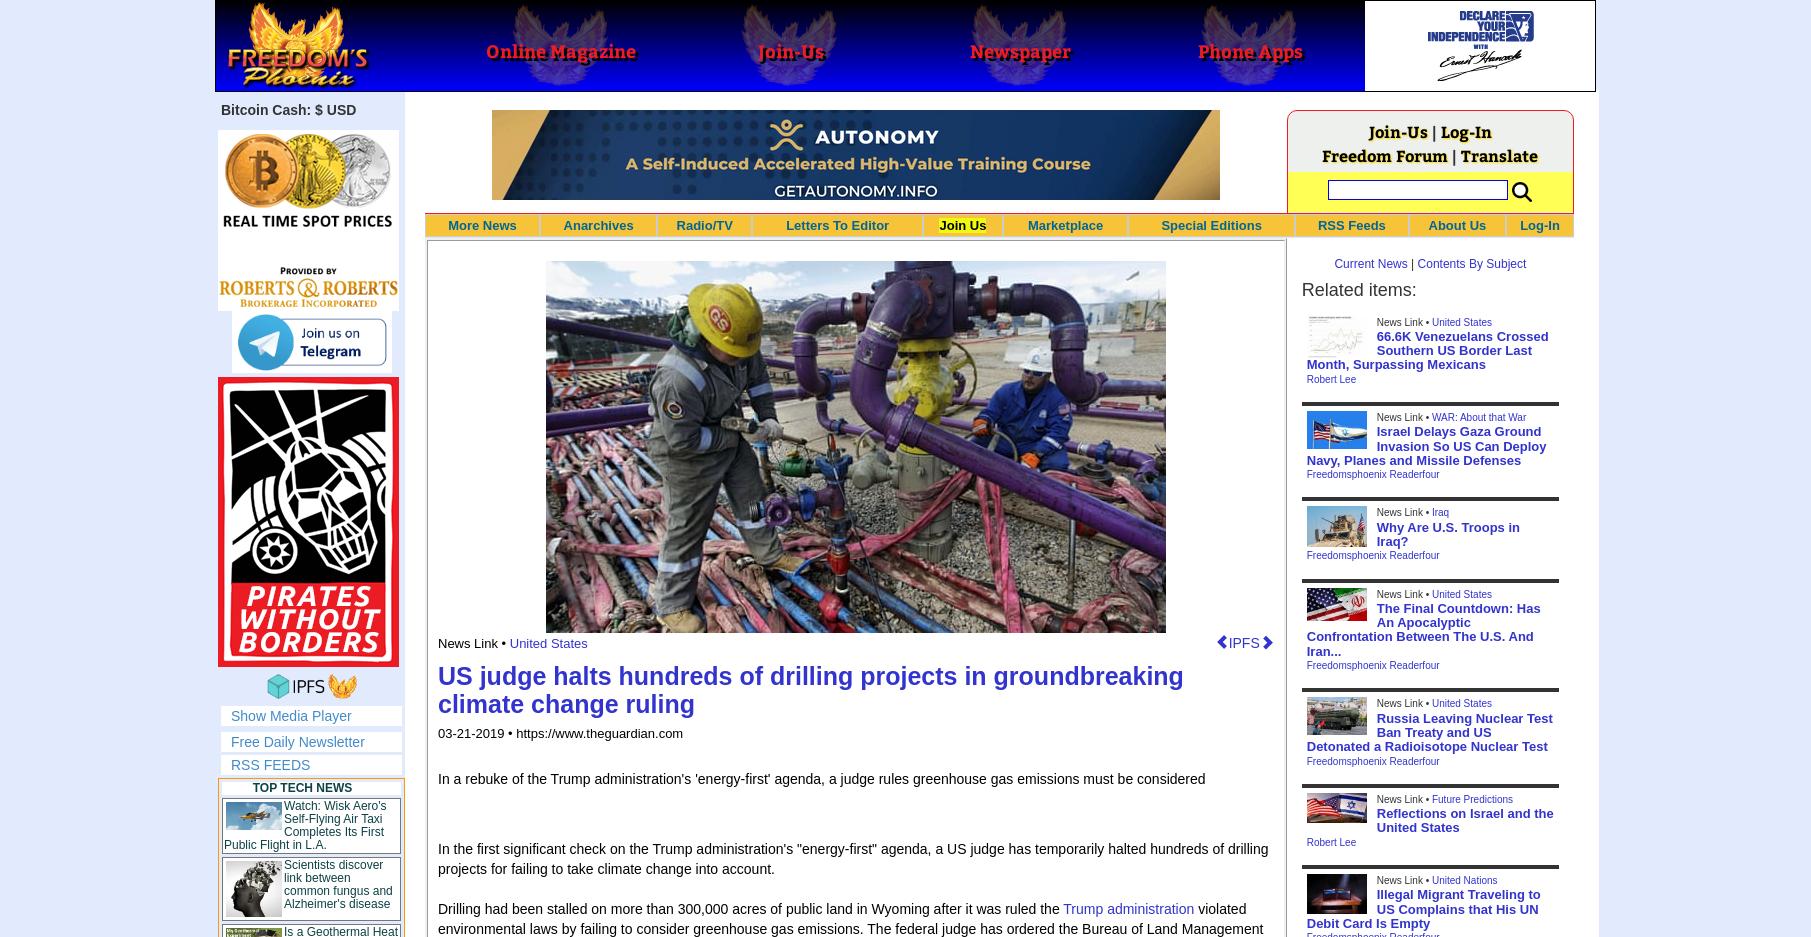 The image size is (1811, 937). Describe the element at coordinates (1460, 154) in the screenshot. I see `'Translate'` at that location.